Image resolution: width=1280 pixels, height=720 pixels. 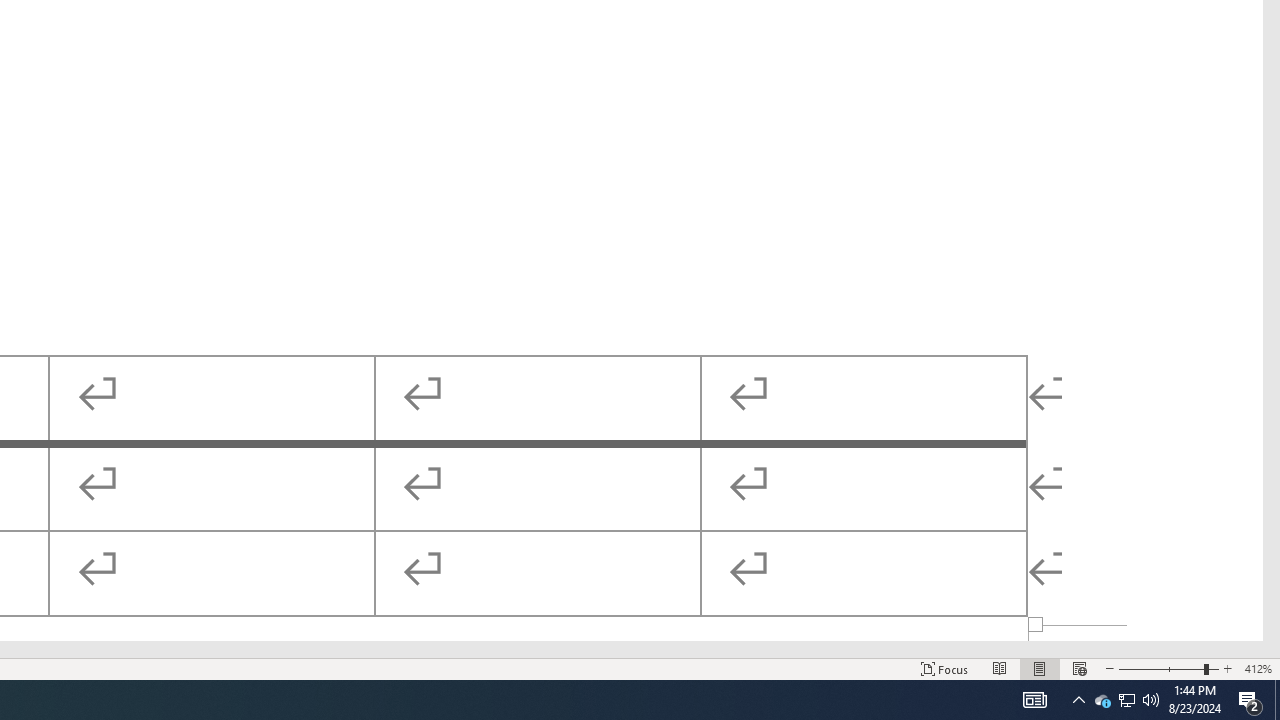 What do you see at coordinates (1257, 669) in the screenshot?
I see `'Zoom 412%'` at bounding box center [1257, 669].